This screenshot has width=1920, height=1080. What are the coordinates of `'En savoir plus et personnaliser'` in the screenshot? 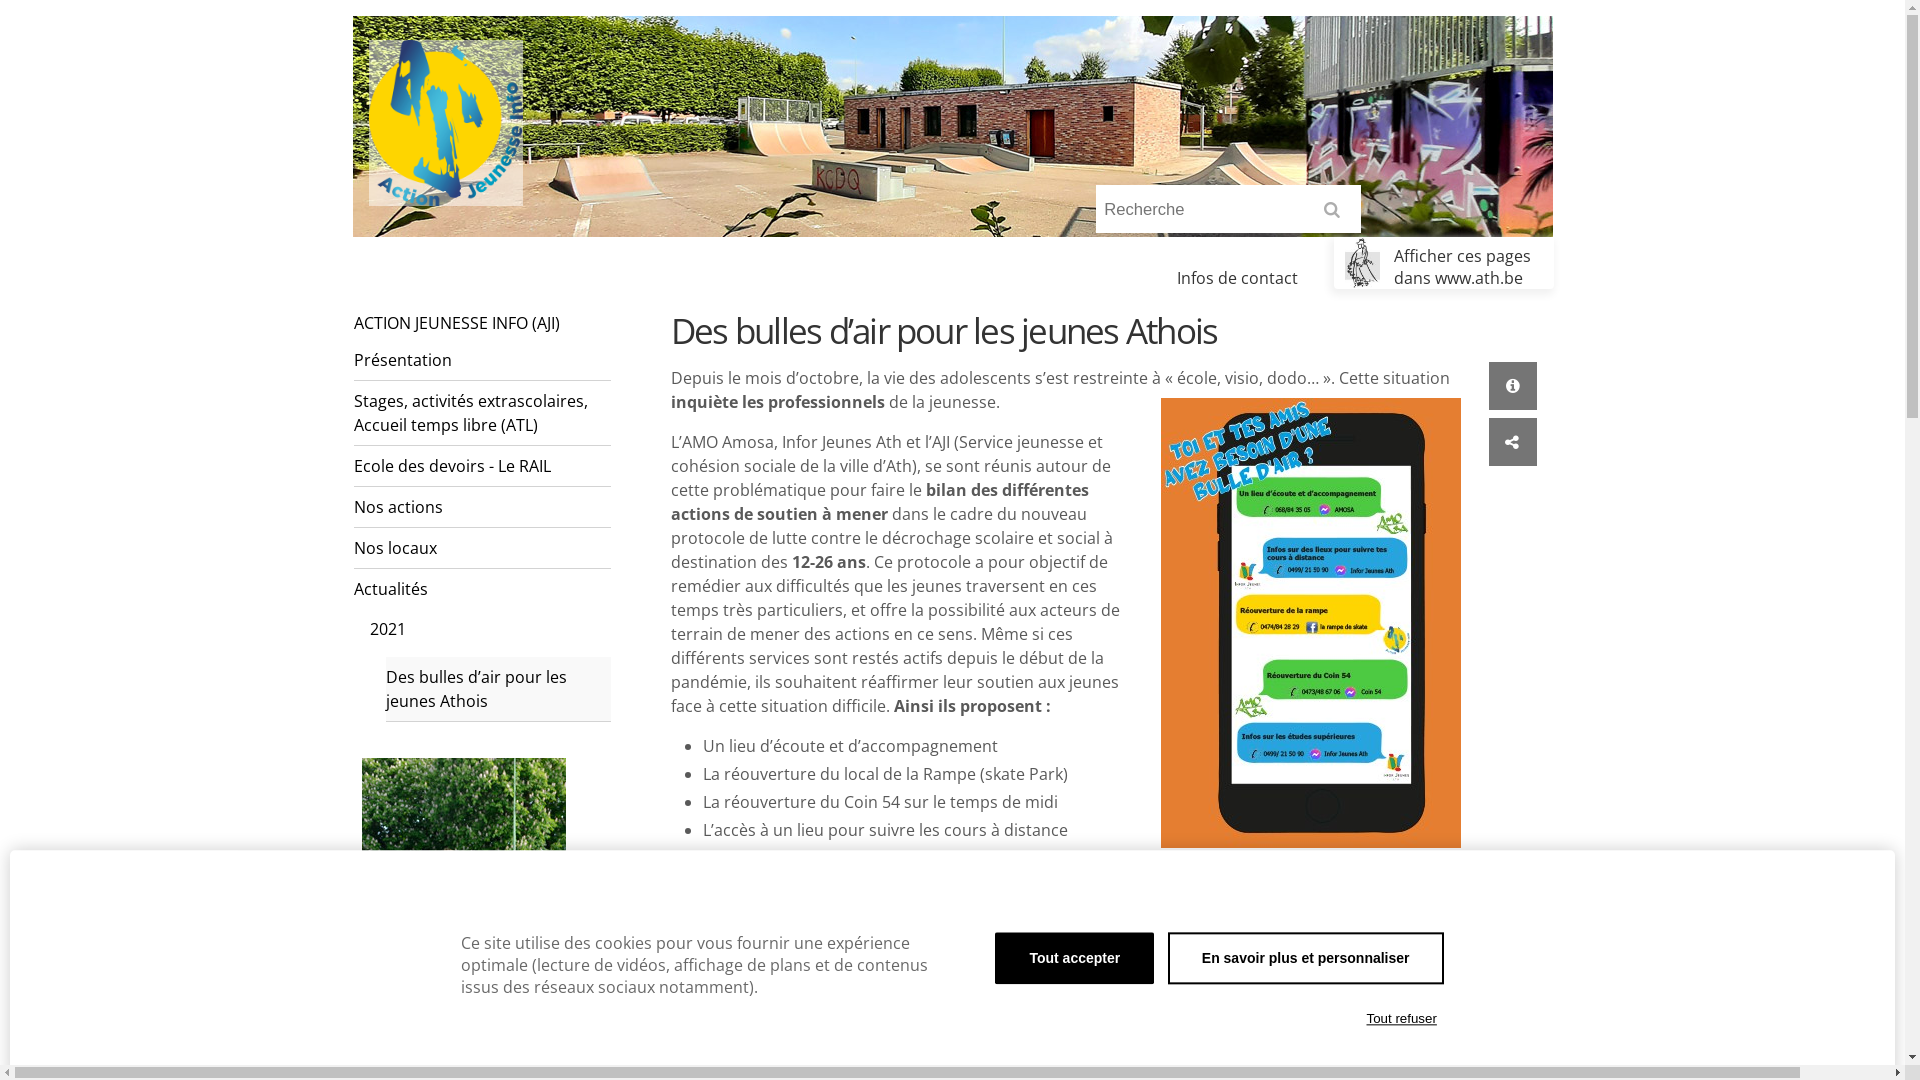 It's located at (1167, 956).